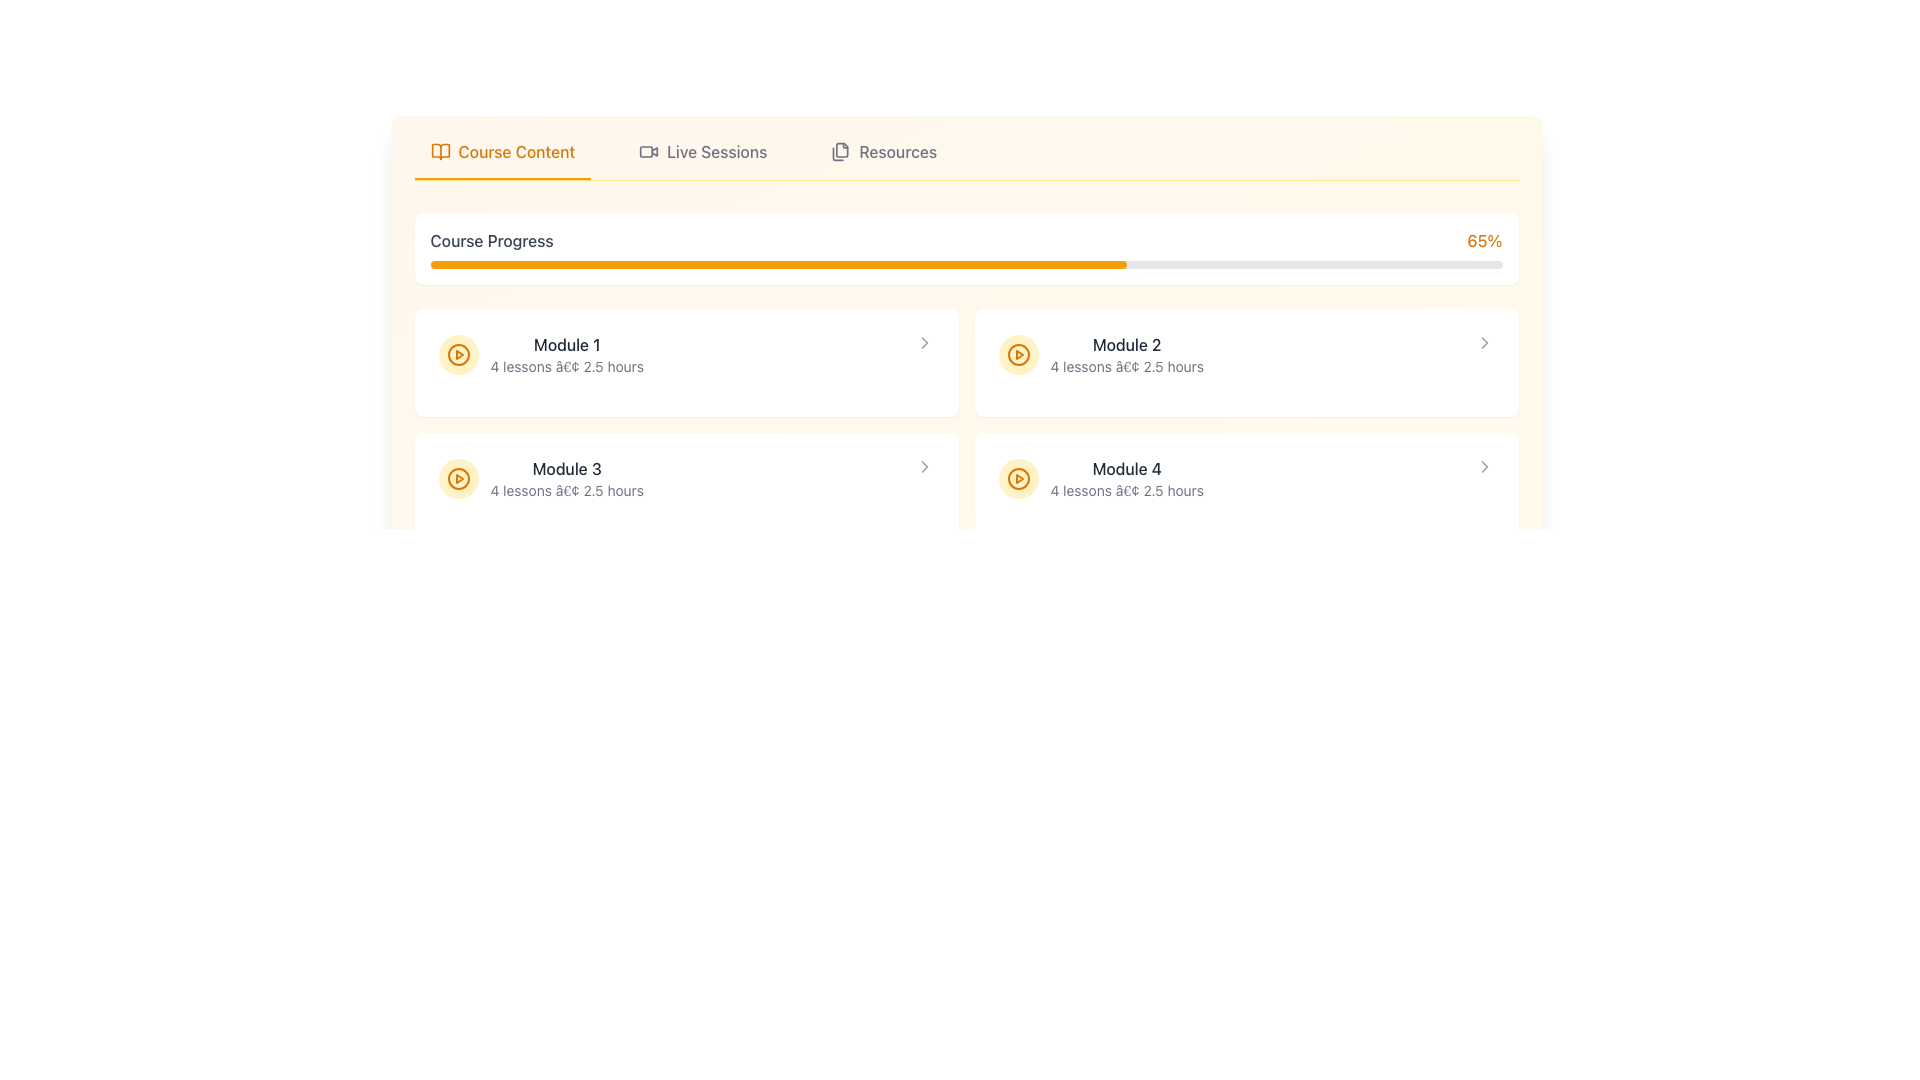  I want to click on the graphic icon resembling a stack of paper files in the navigation menu, so click(841, 150).